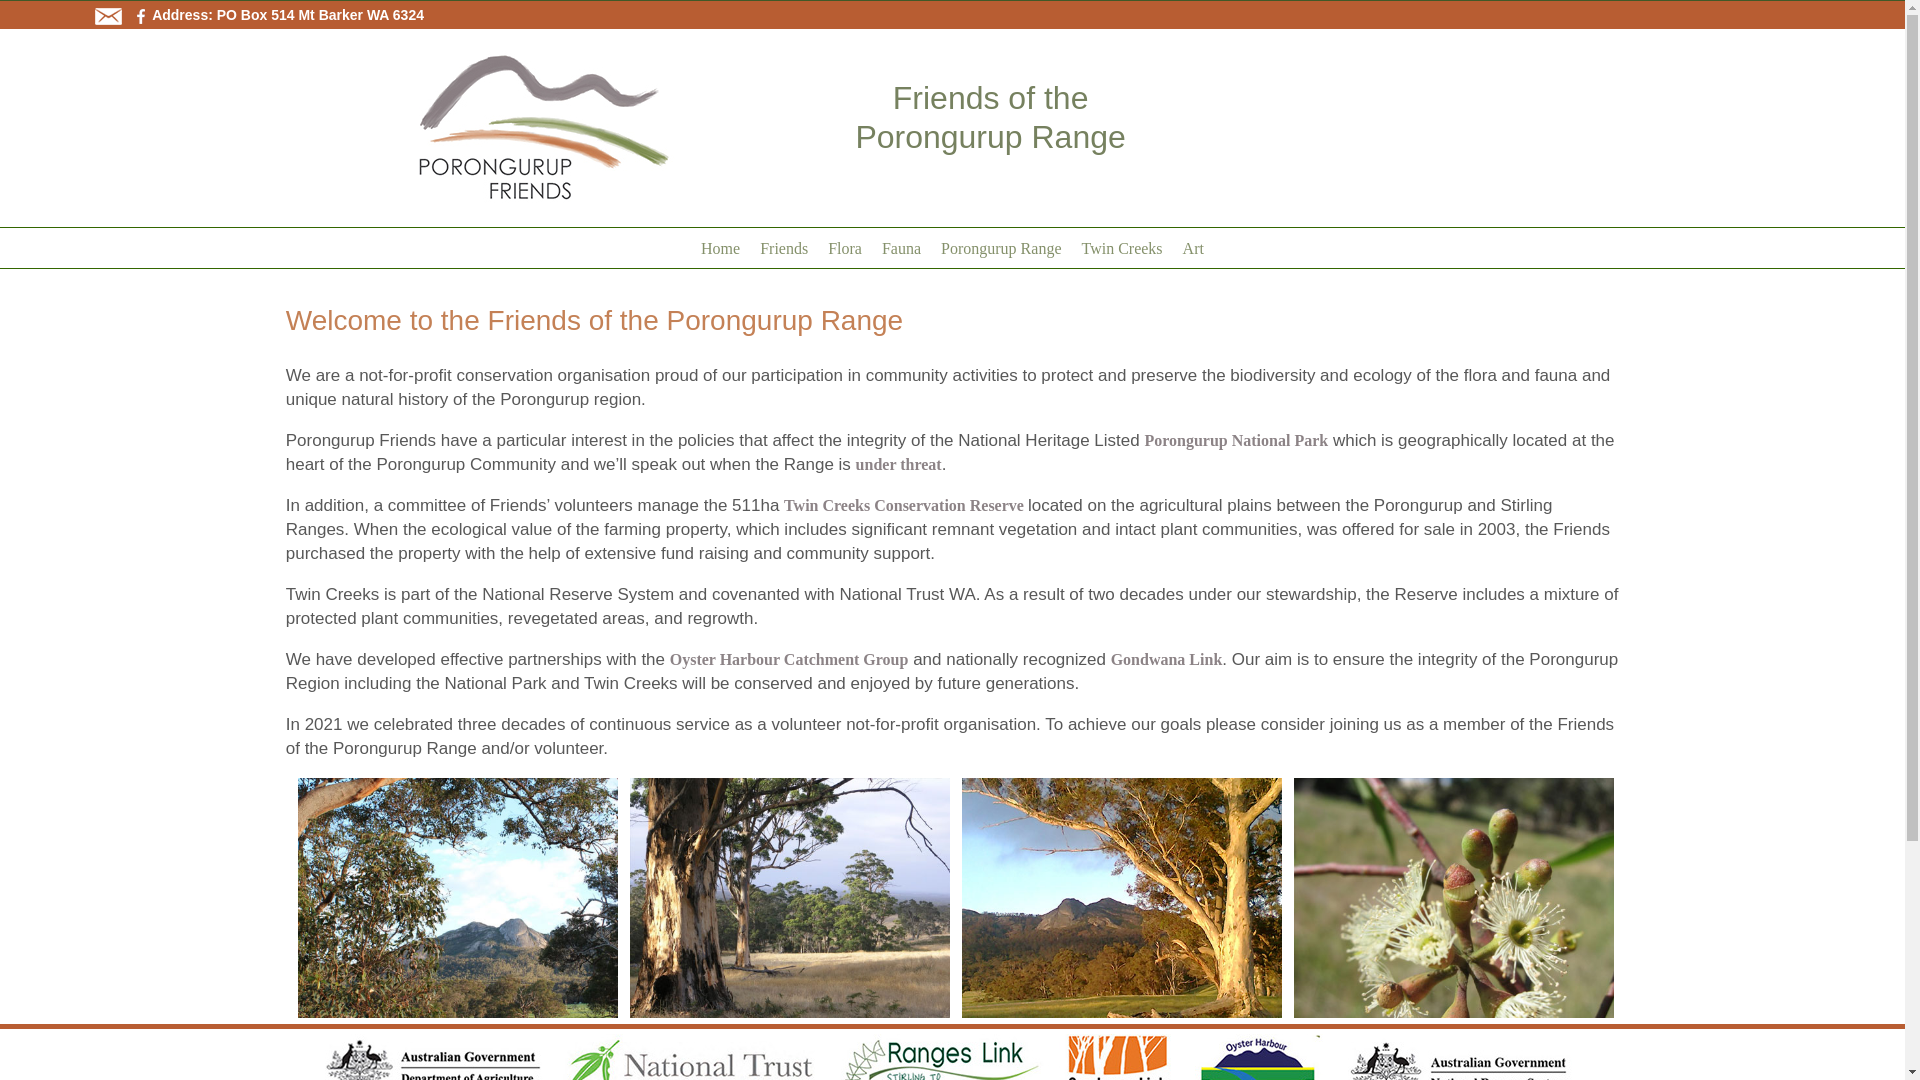  I want to click on 'Flora', so click(844, 245).